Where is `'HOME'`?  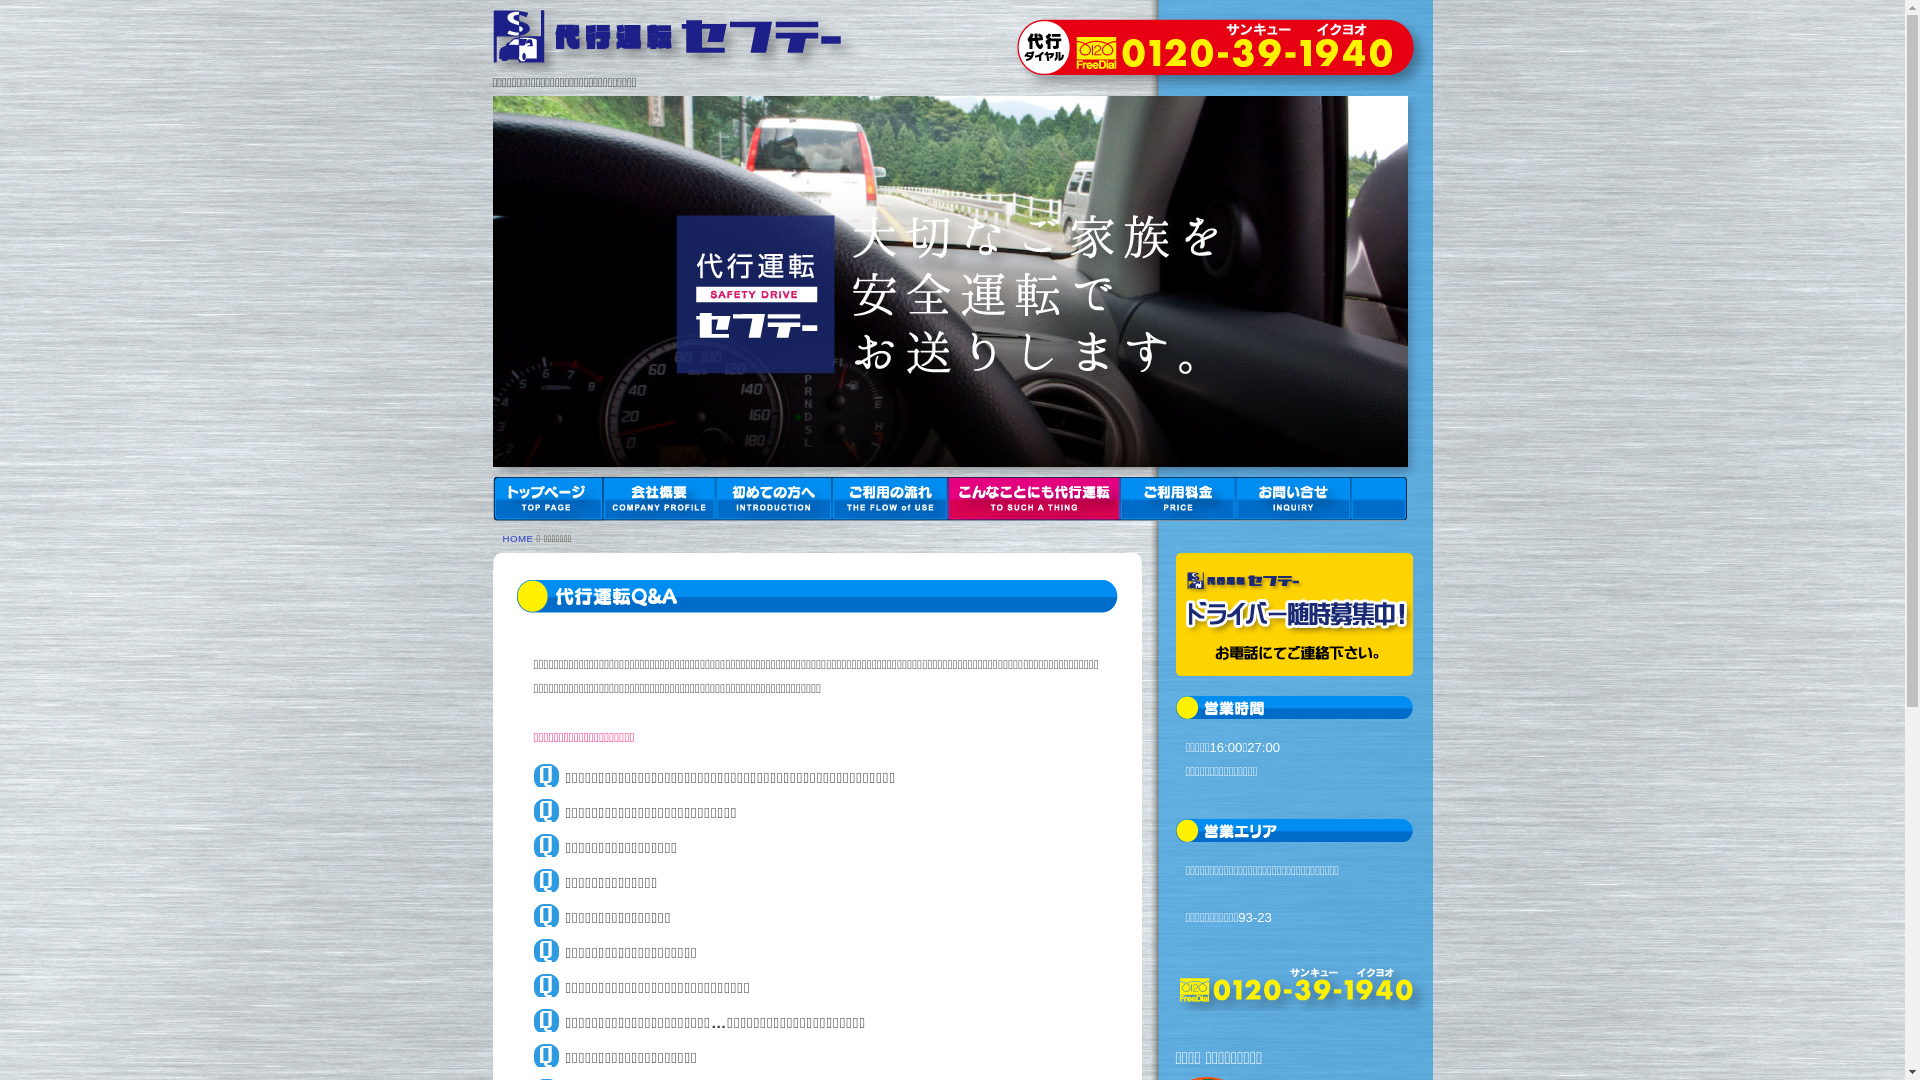
'HOME' is located at coordinates (517, 537).